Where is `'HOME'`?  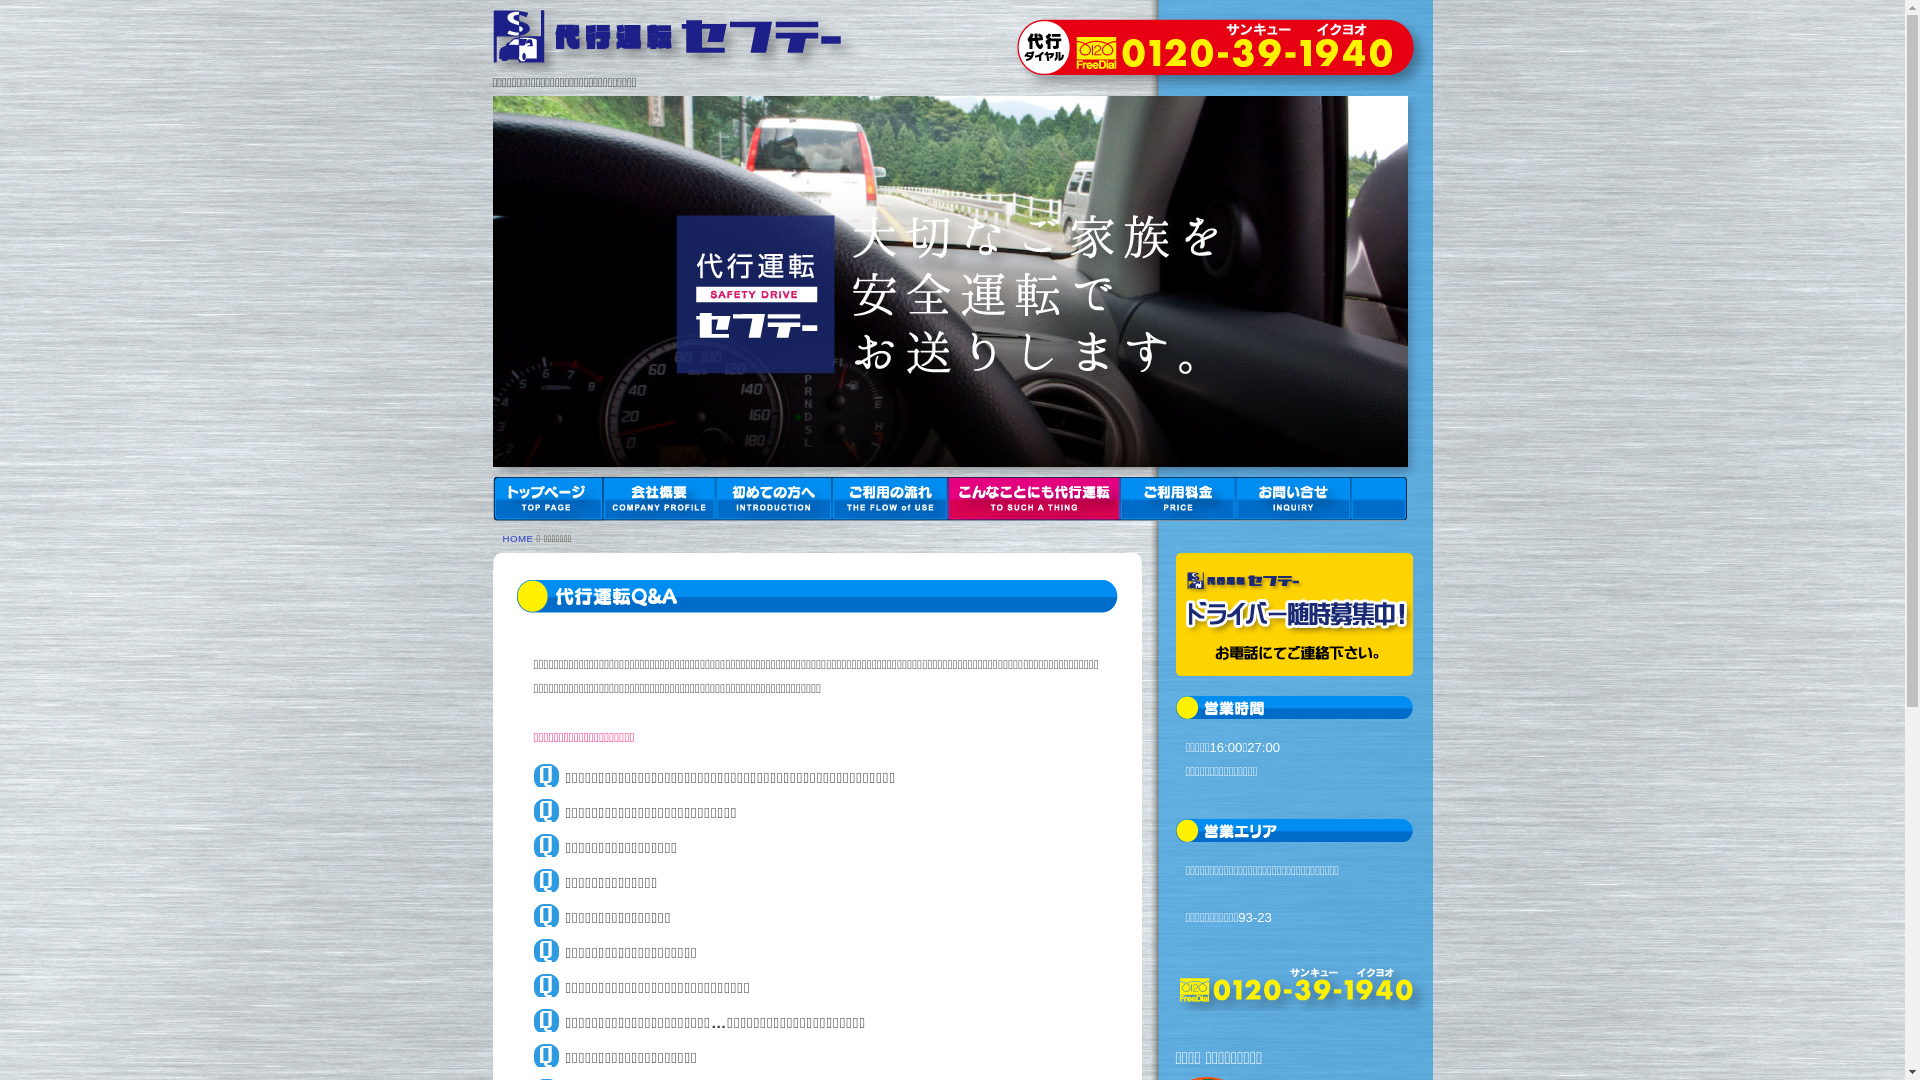
'HOME' is located at coordinates (517, 537).